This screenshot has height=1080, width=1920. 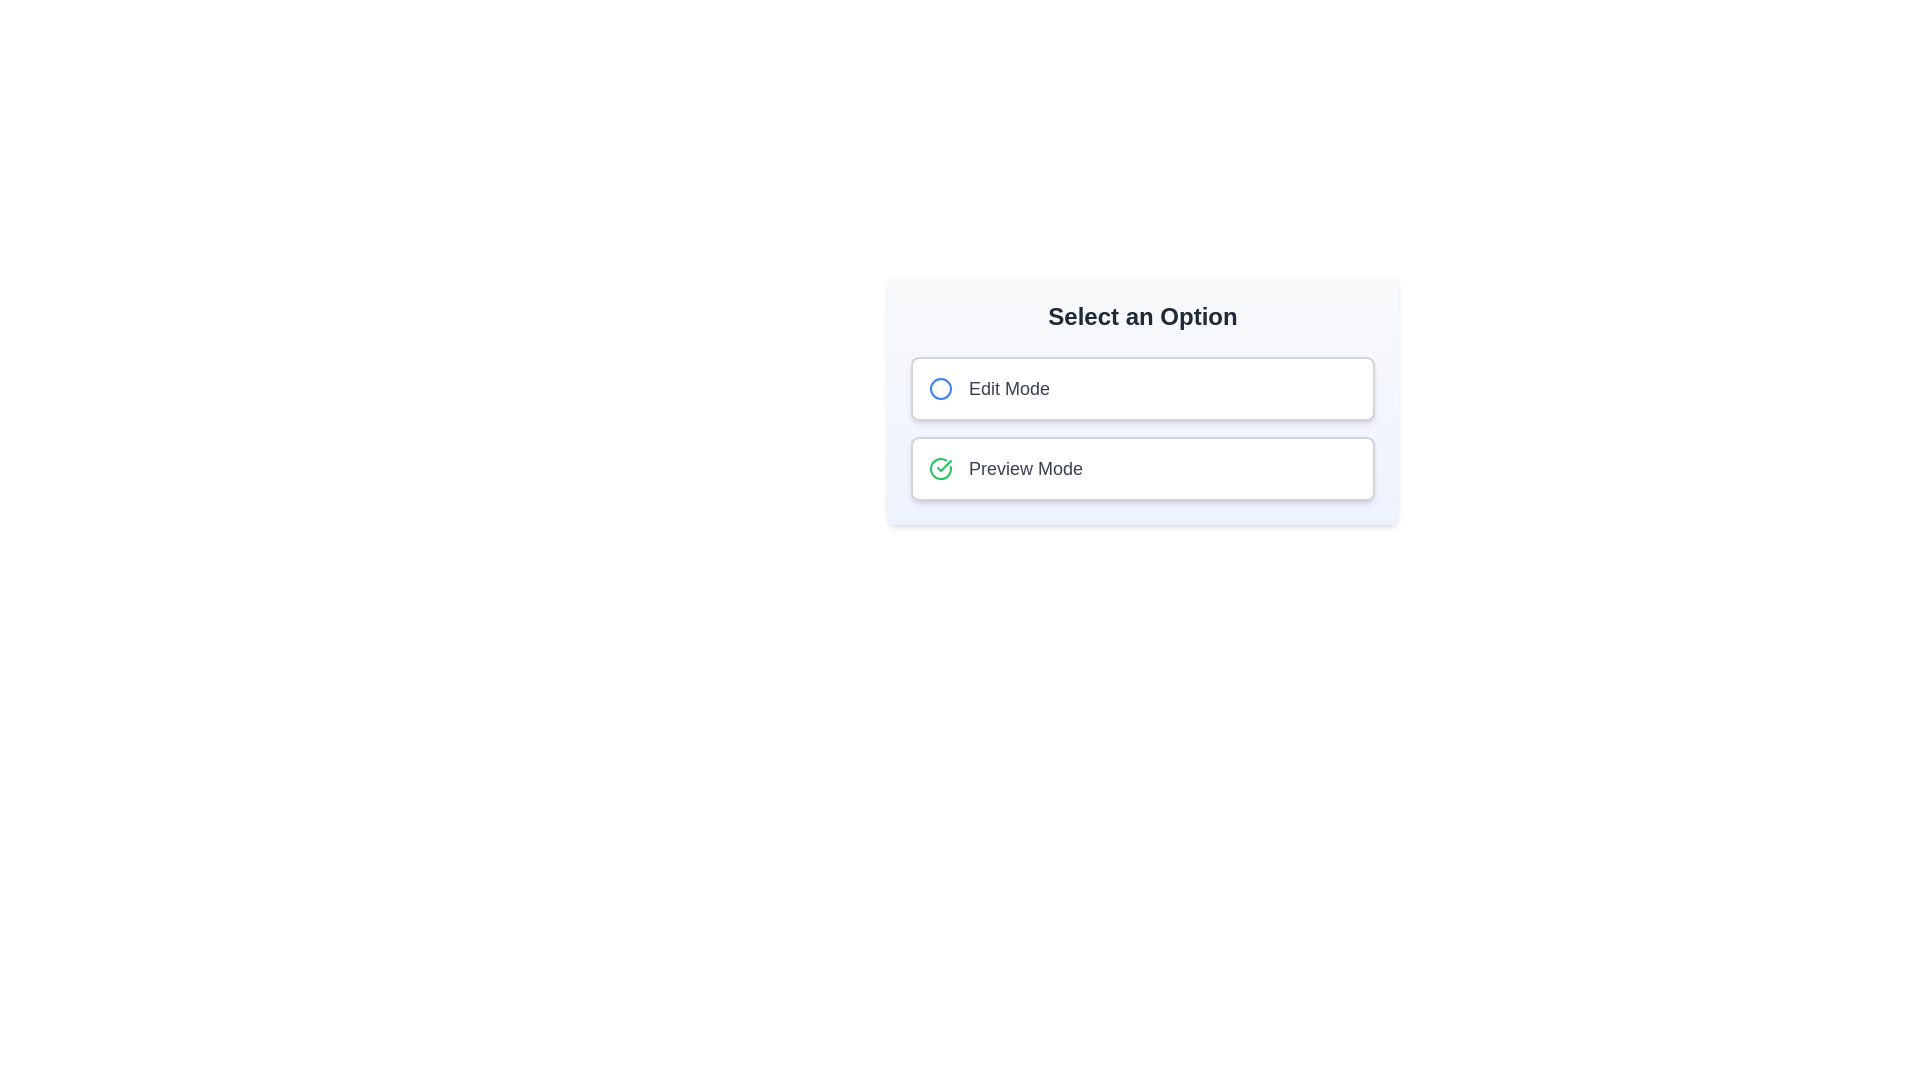 I want to click on the 'Preview Mode' button in the Toggle Button Group located beneath the 'Select an Option' heading to switch to preview mode, so click(x=1142, y=427).